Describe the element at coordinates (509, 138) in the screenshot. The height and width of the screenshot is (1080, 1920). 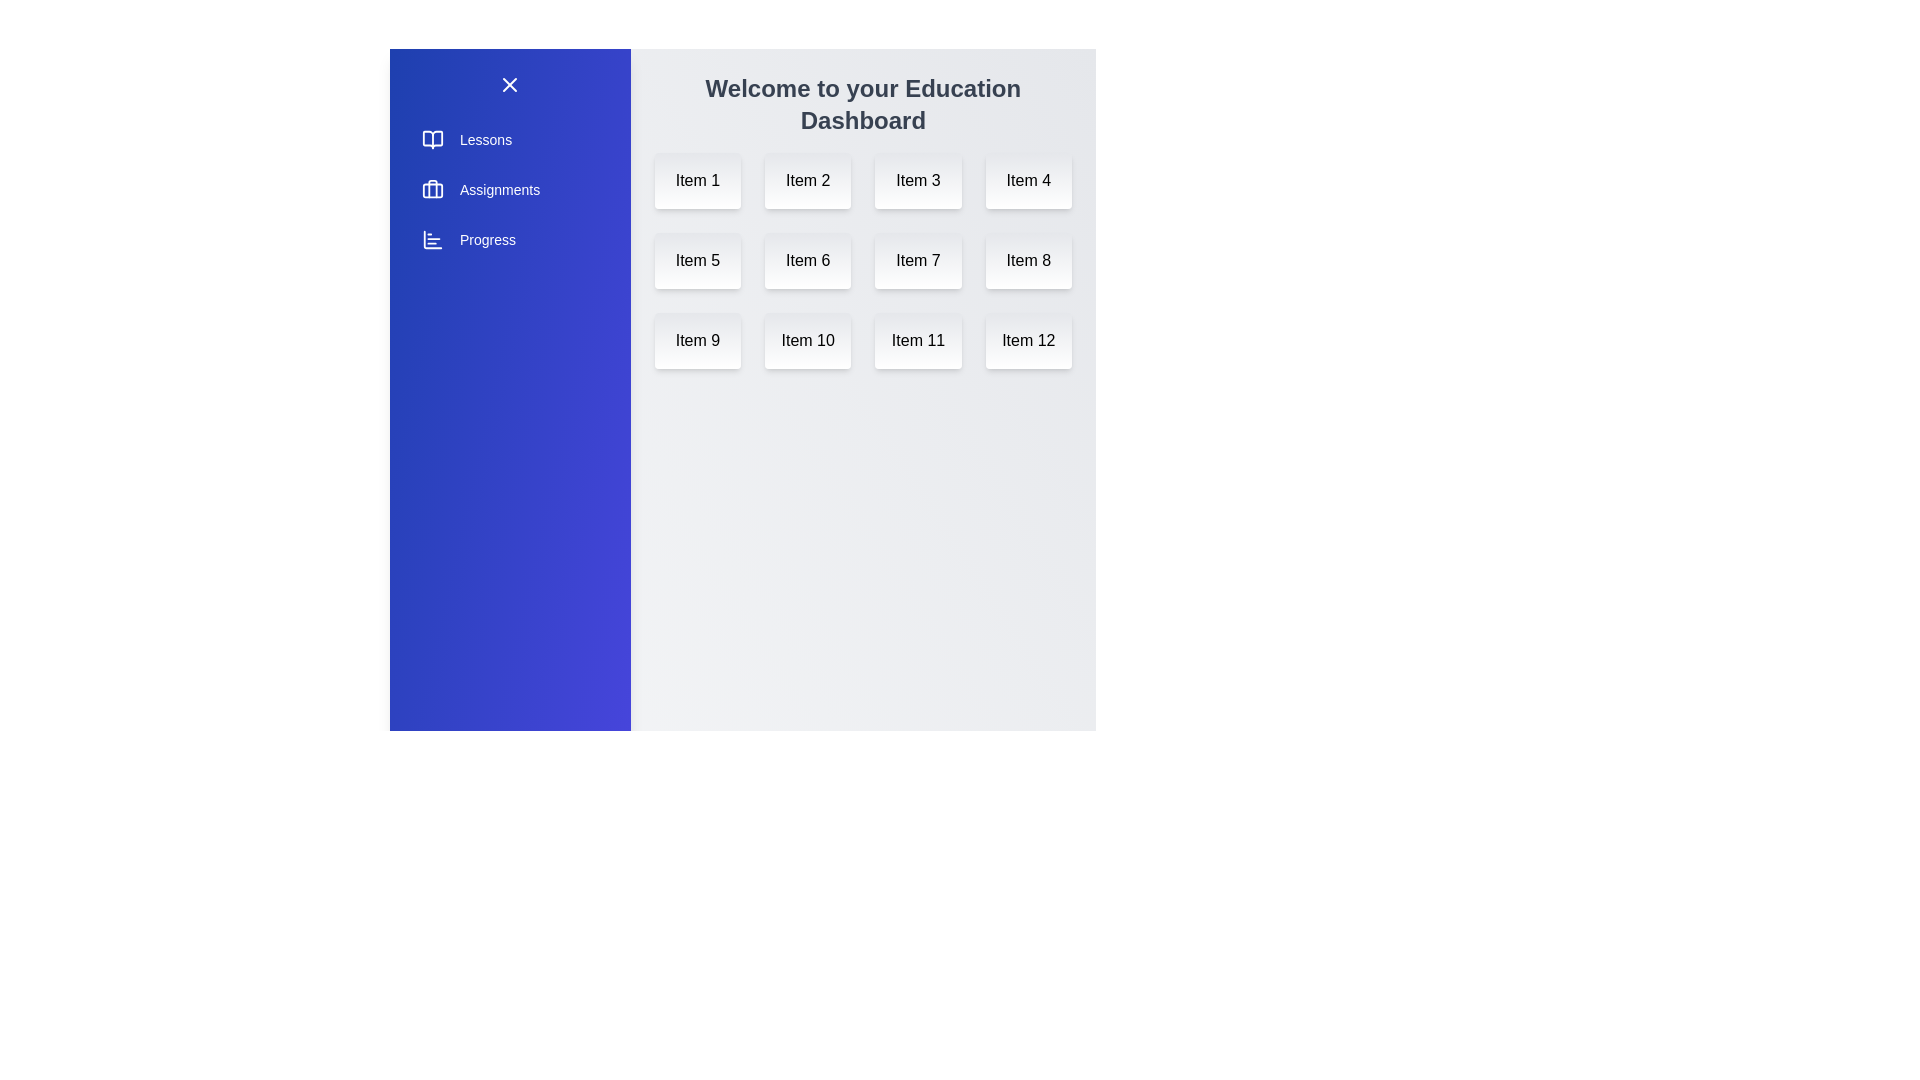
I see `the 'Lessons' option in the sidebar to navigate to the 'Lessons' section` at that location.